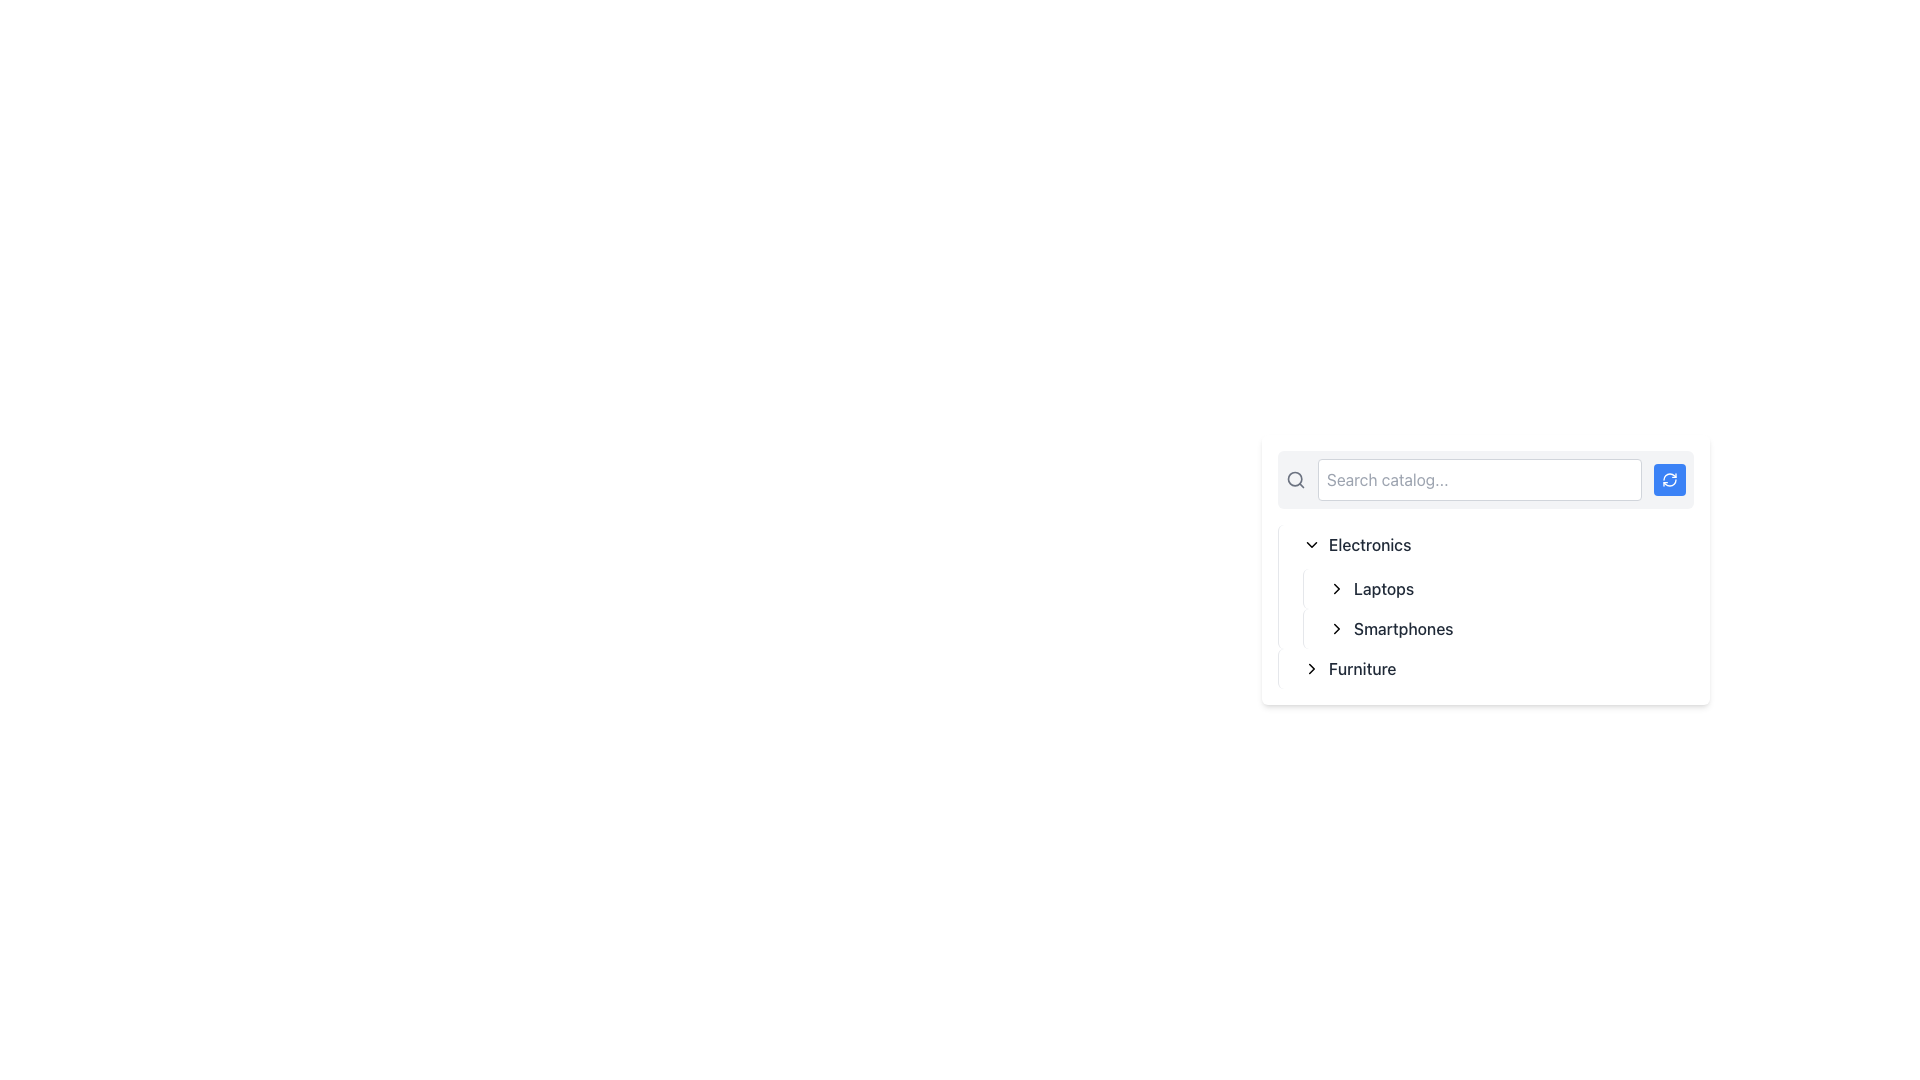  What do you see at coordinates (1337, 588) in the screenshot?
I see `the right-facing chevron icon next to the 'Laptops' list item` at bounding box center [1337, 588].